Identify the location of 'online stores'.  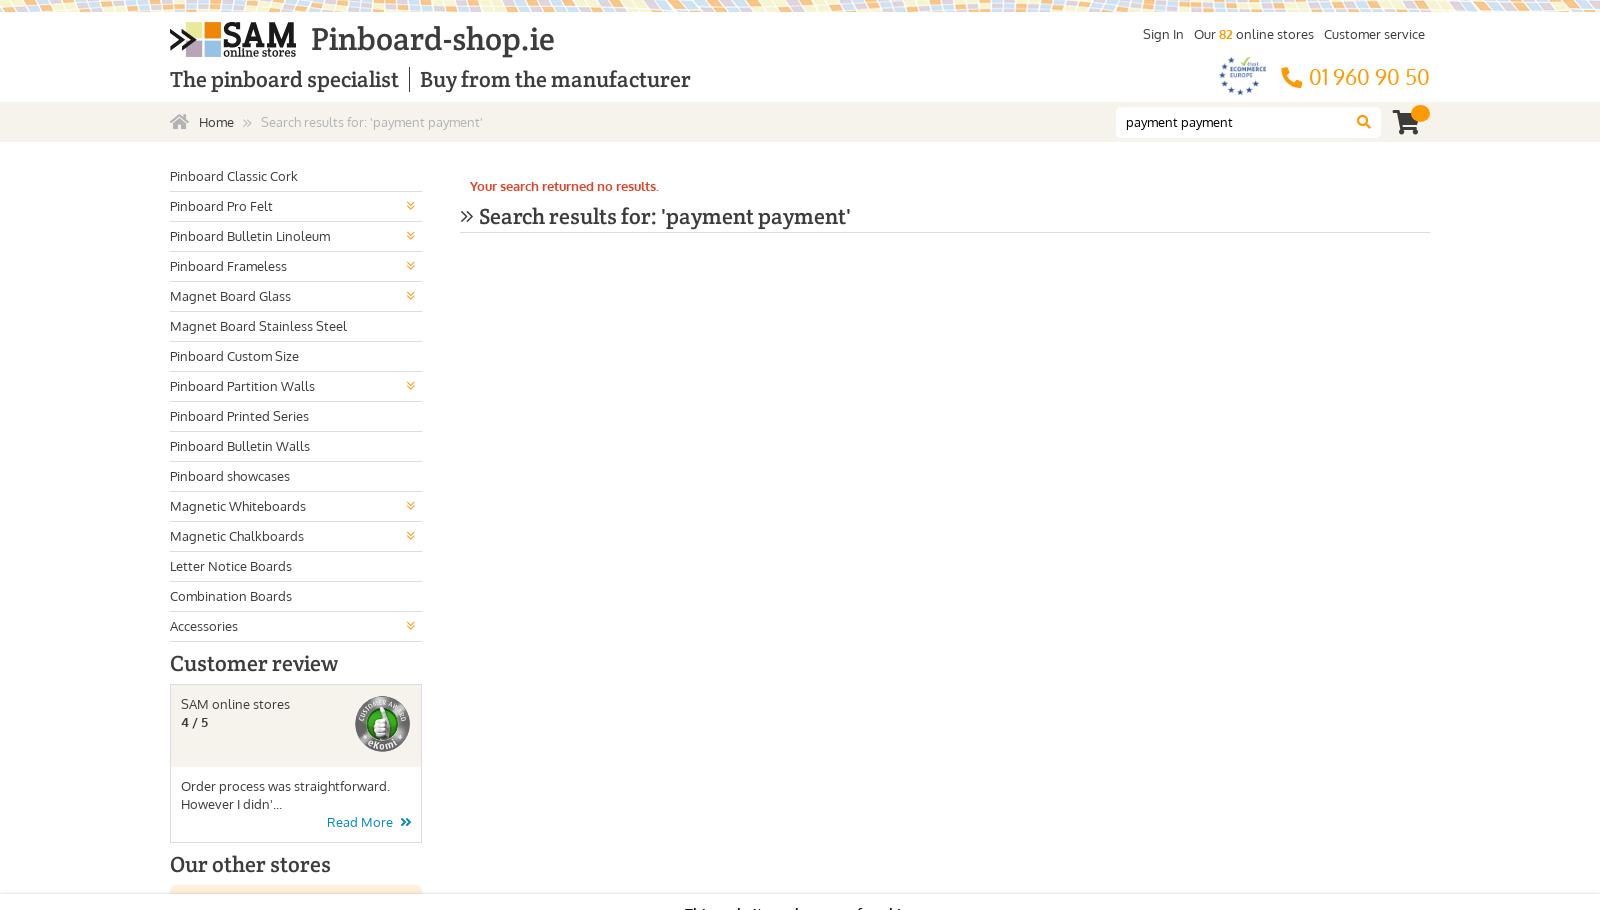
(1272, 34).